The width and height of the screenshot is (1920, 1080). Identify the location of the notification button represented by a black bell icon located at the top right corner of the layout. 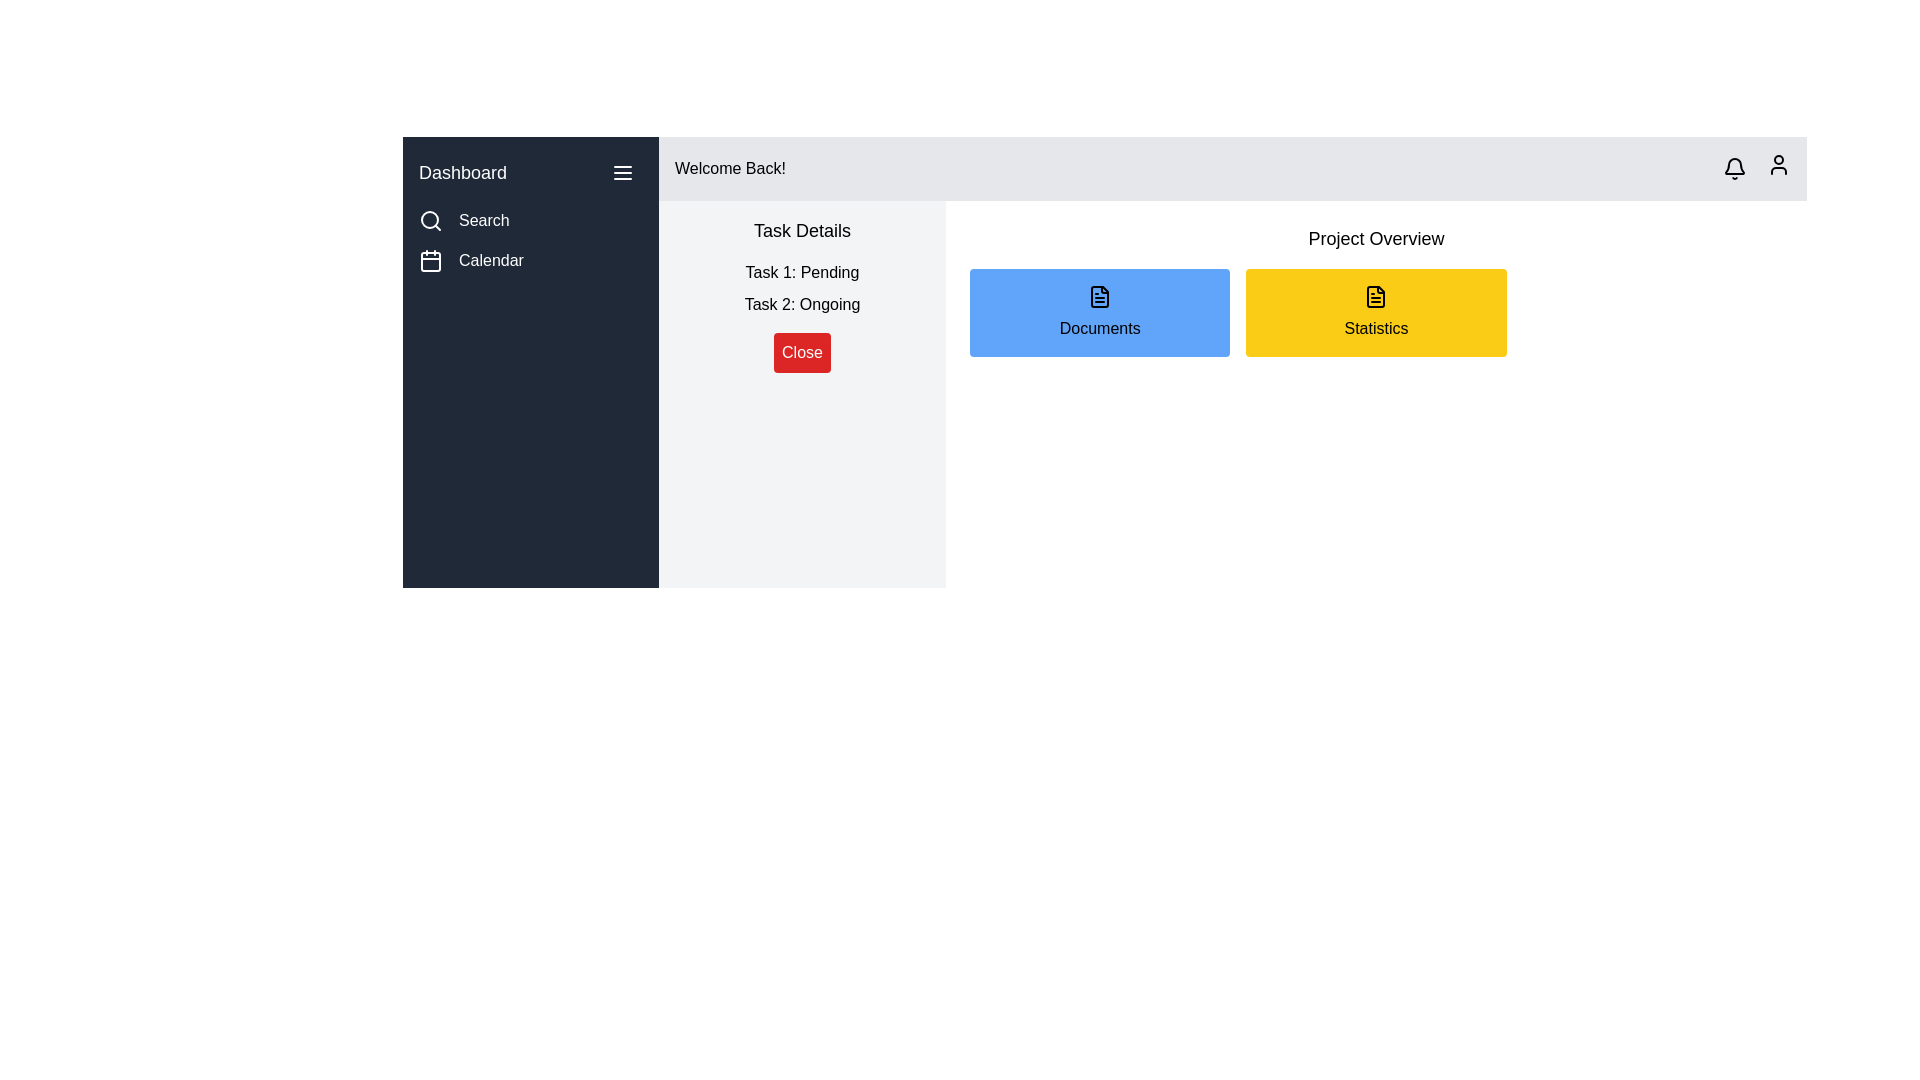
(1733, 168).